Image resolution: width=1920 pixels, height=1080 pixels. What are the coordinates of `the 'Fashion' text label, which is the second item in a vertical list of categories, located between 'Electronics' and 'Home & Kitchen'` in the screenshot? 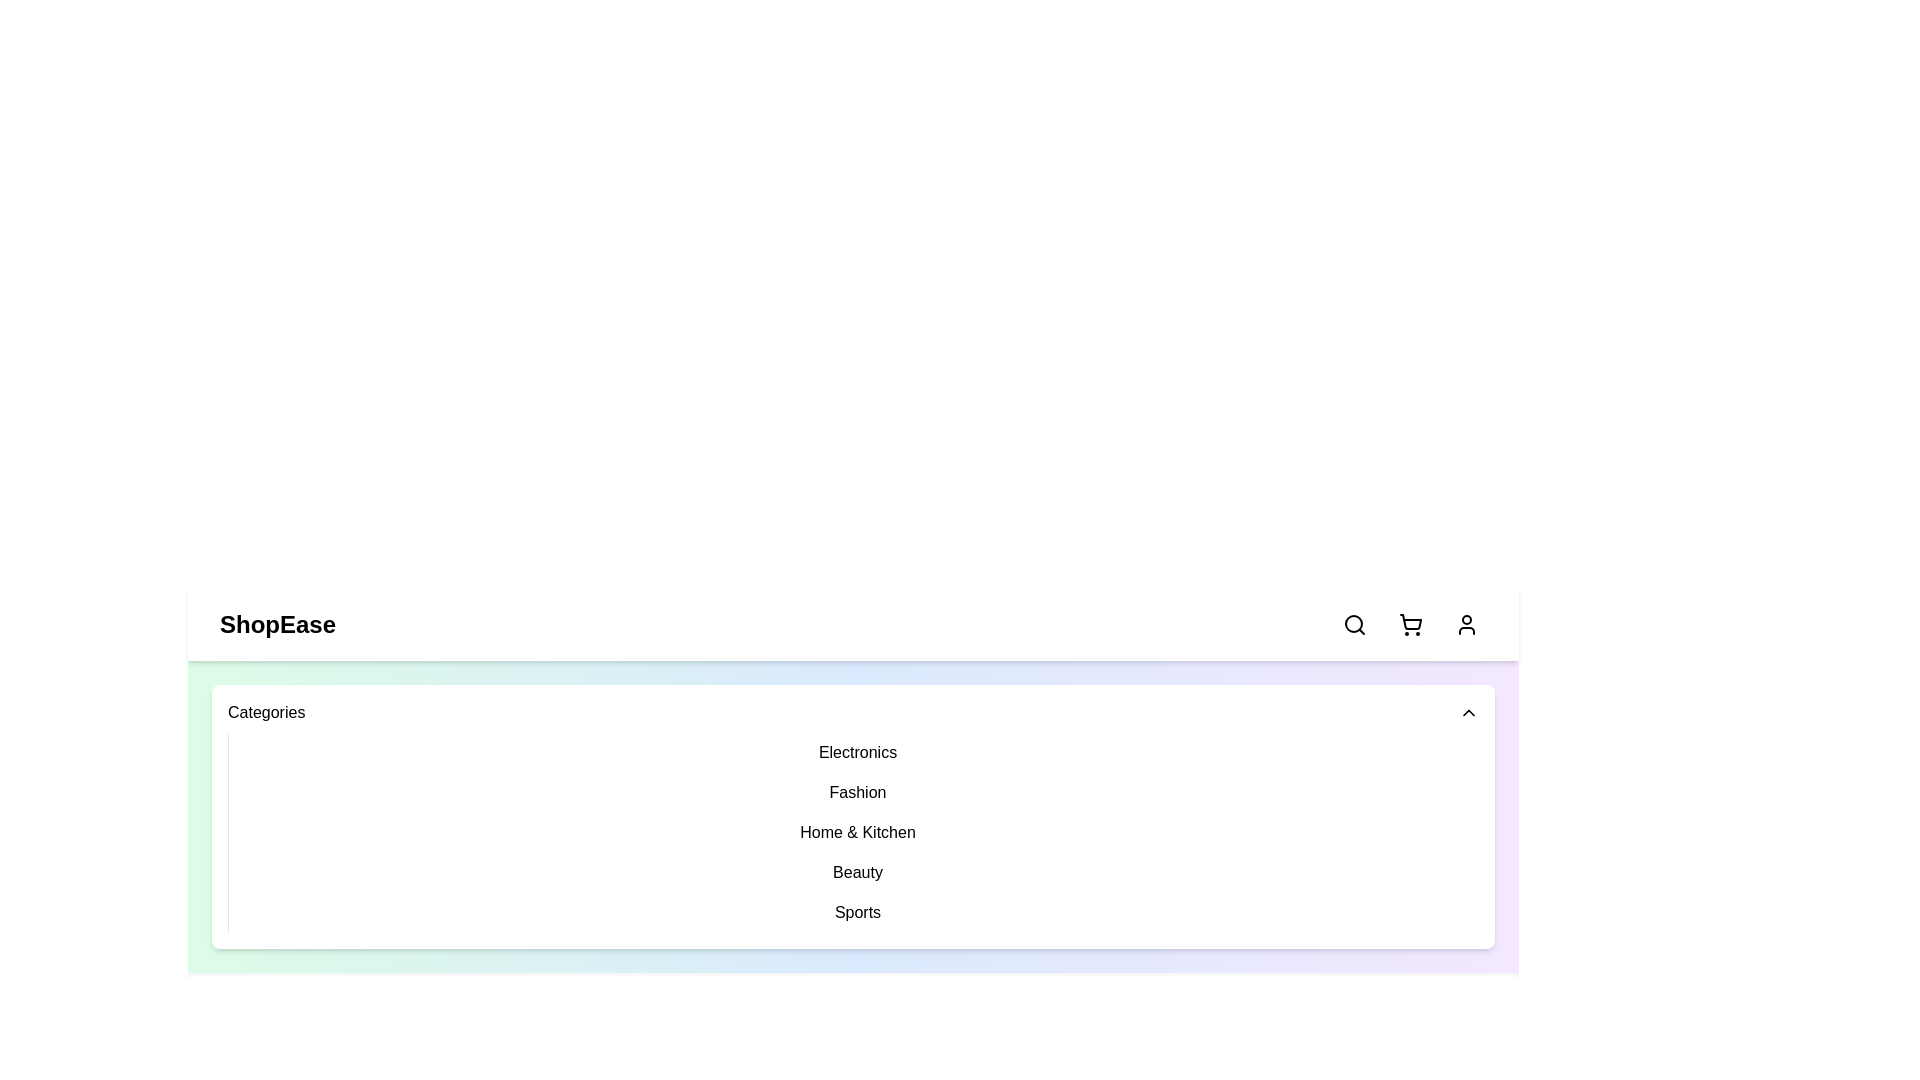 It's located at (858, 792).